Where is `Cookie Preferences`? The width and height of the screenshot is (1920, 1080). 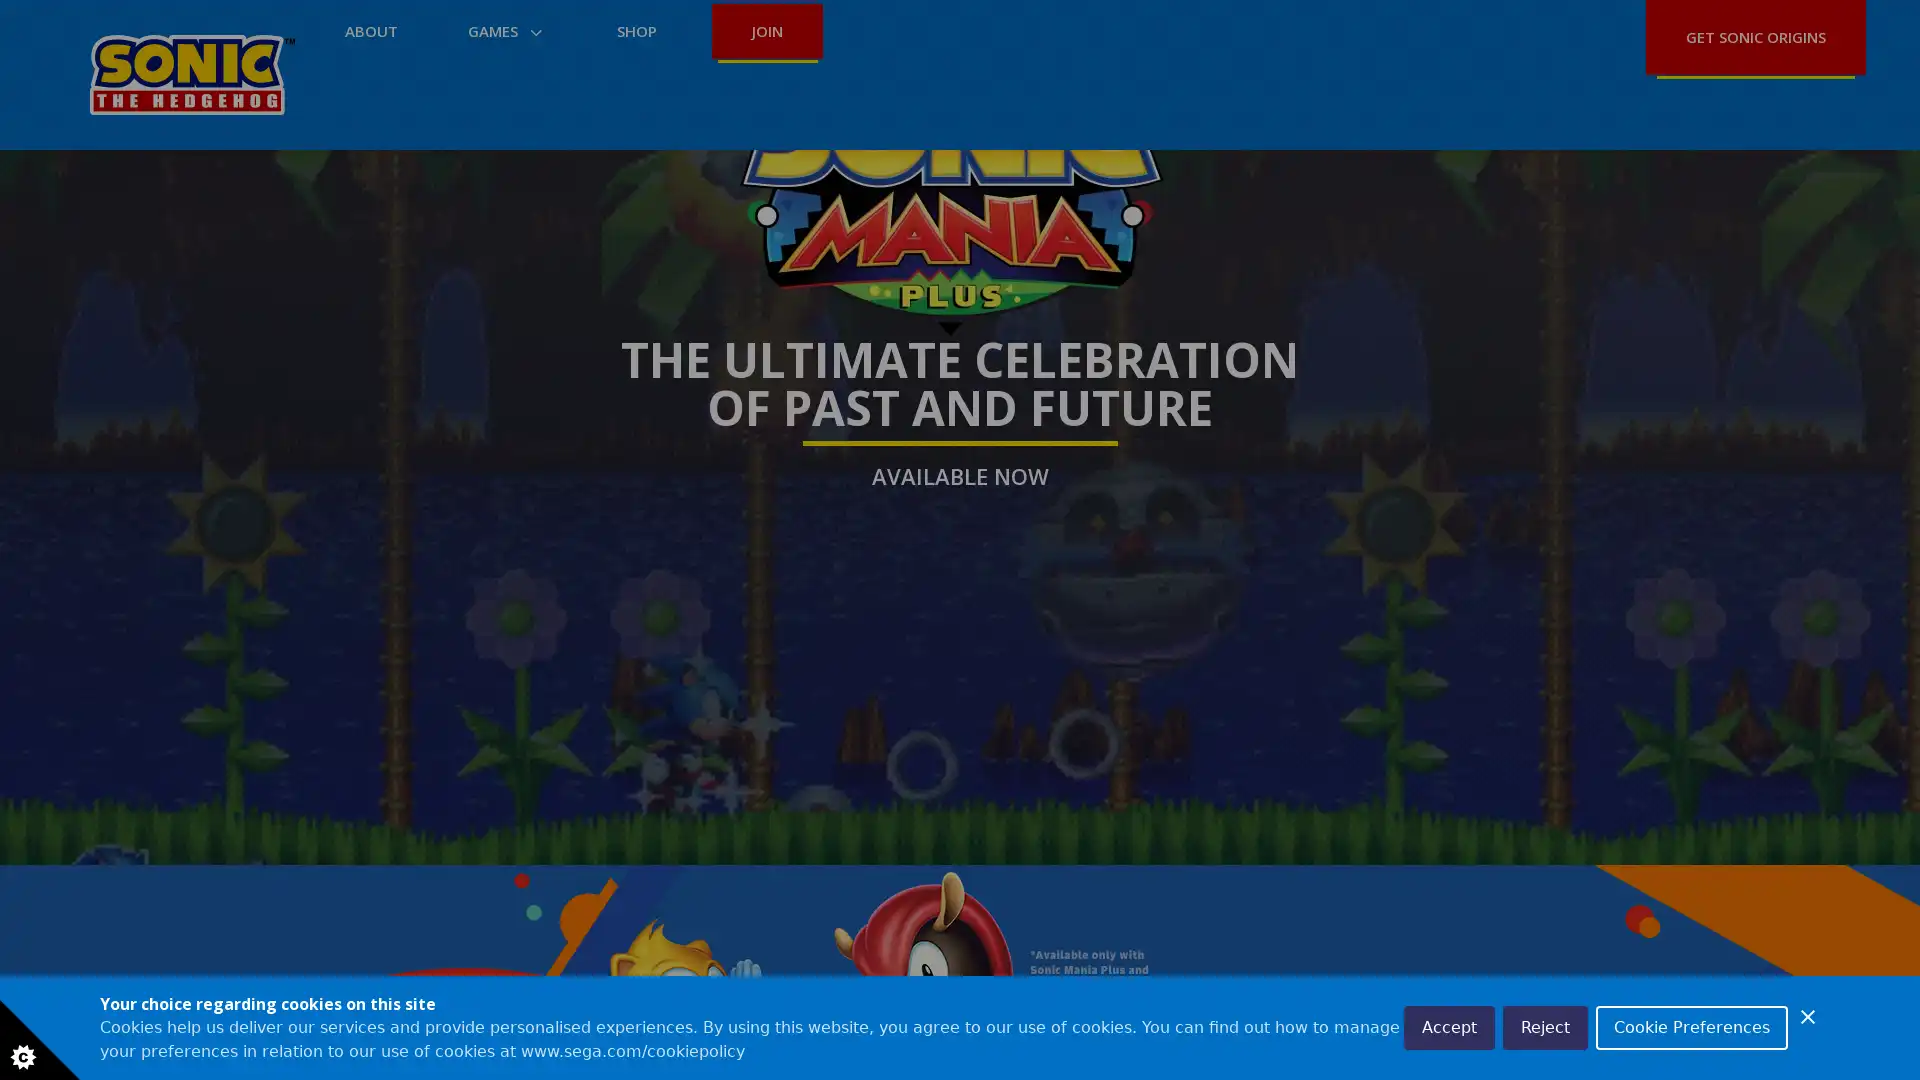
Cookie Preferences is located at coordinates (1691, 1028).